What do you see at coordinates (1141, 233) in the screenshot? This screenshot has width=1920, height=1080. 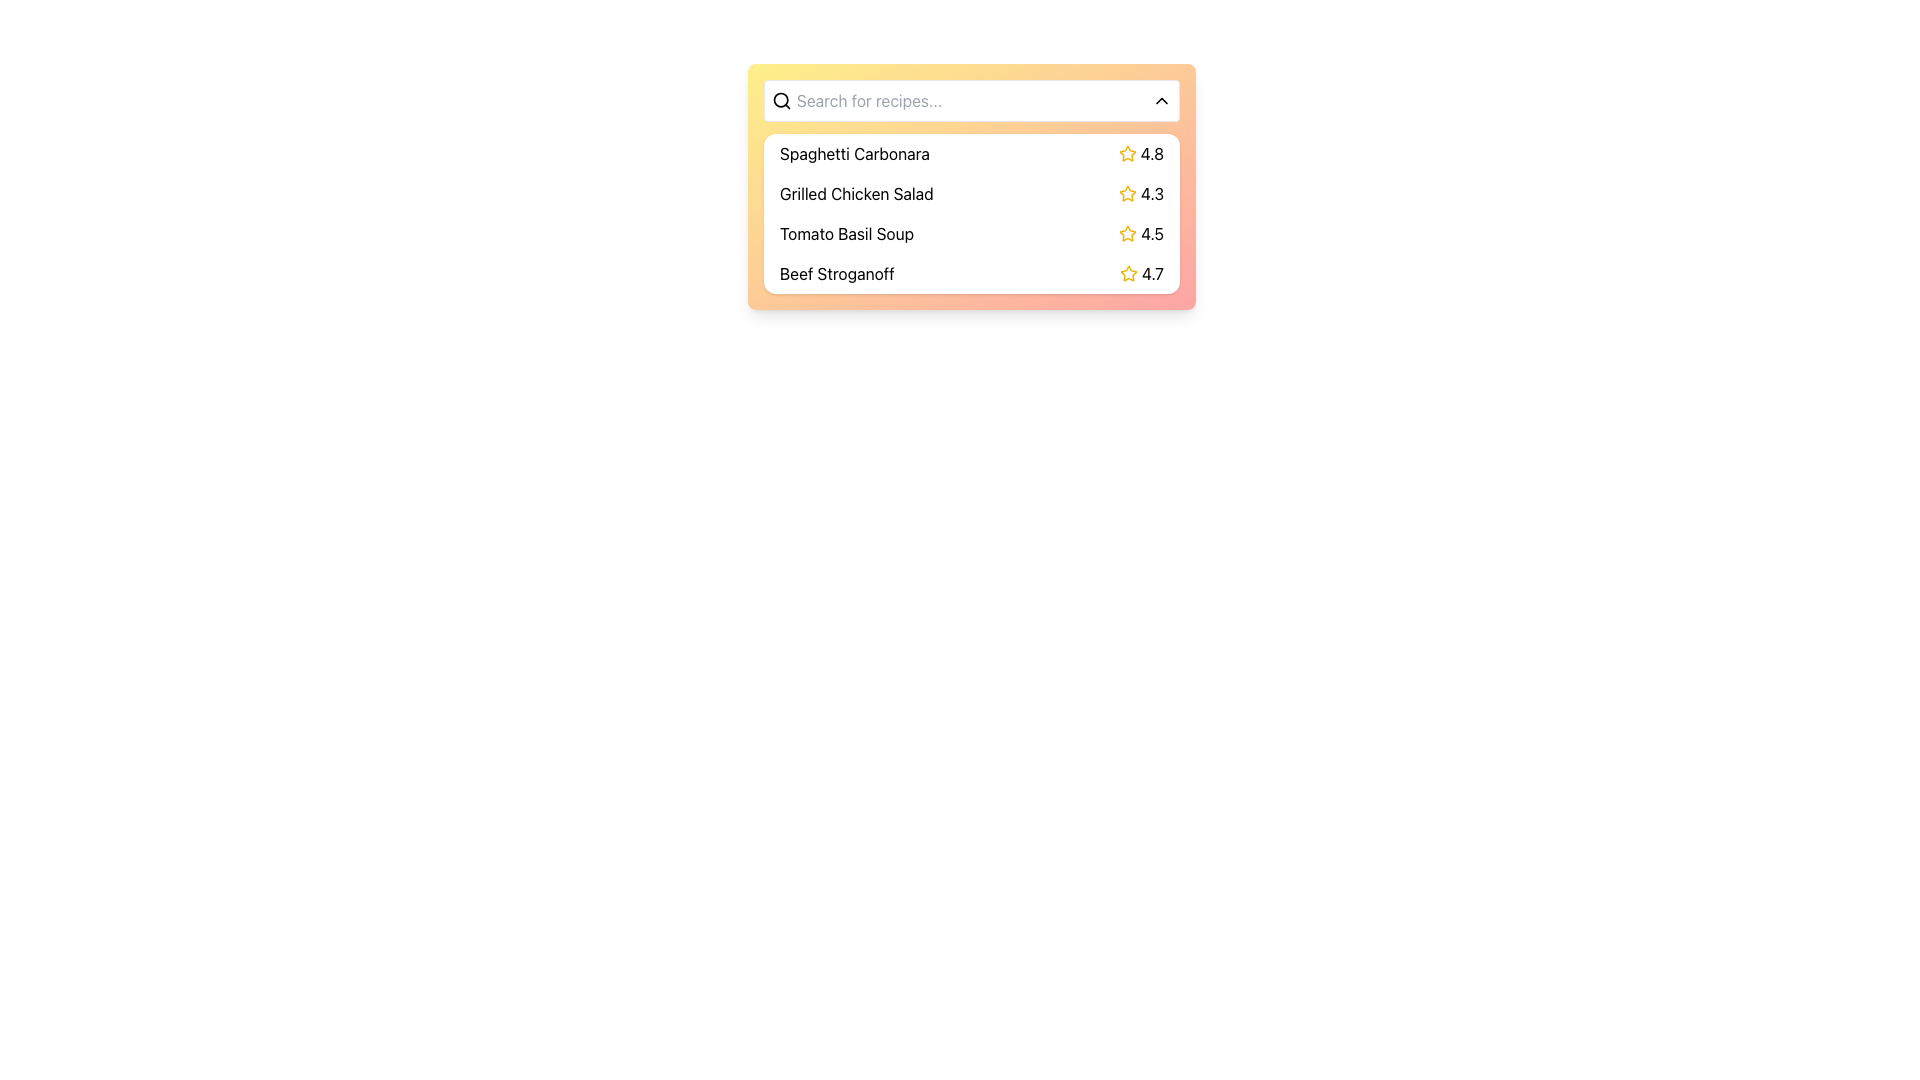 I see `the numerical label displaying '4.5' next to the yellow star icon in the 'Tomato Basil Soup' entry` at bounding box center [1141, 233].